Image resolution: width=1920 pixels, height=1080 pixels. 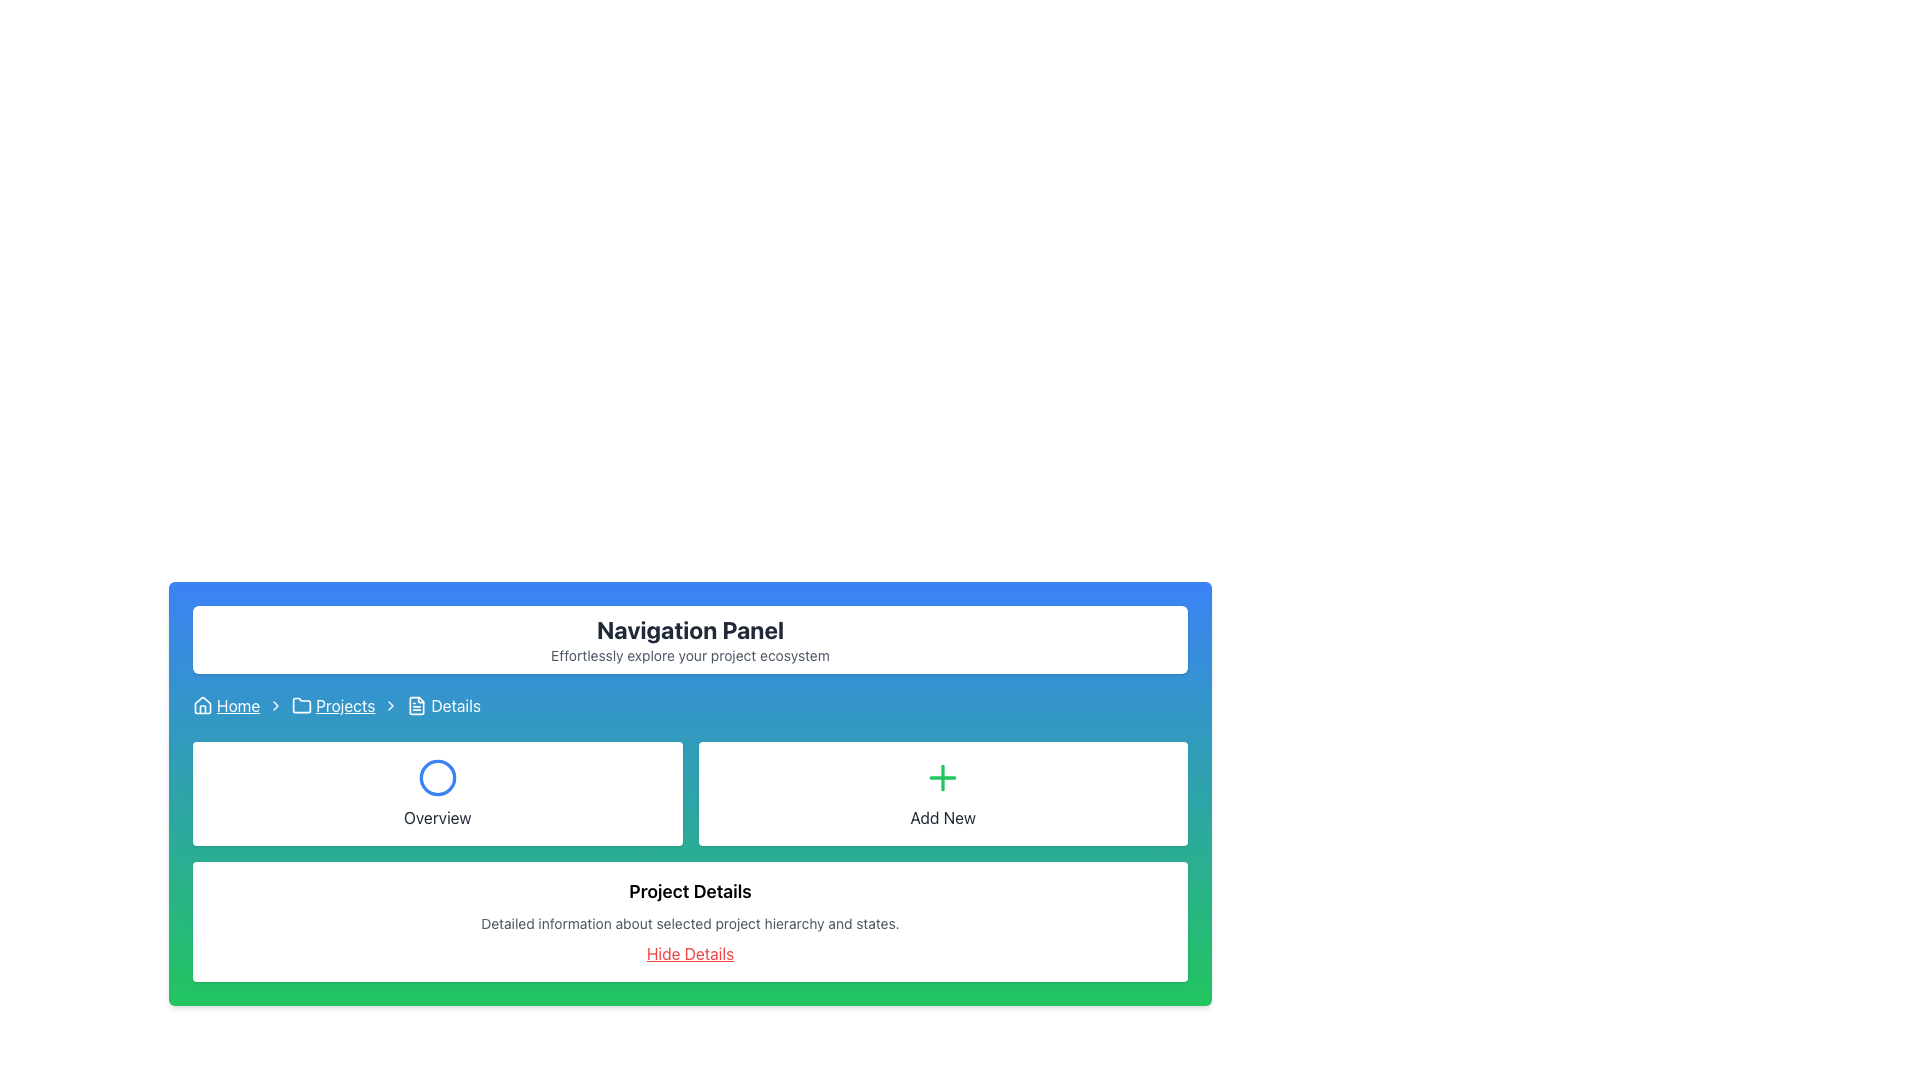 What do you see at coordinates (202, 704) in the screenshot?
I see `the home icon located at the top-left side of the interface, adjacent to the text labeled 'Home'` at bounding box center [202, 704].